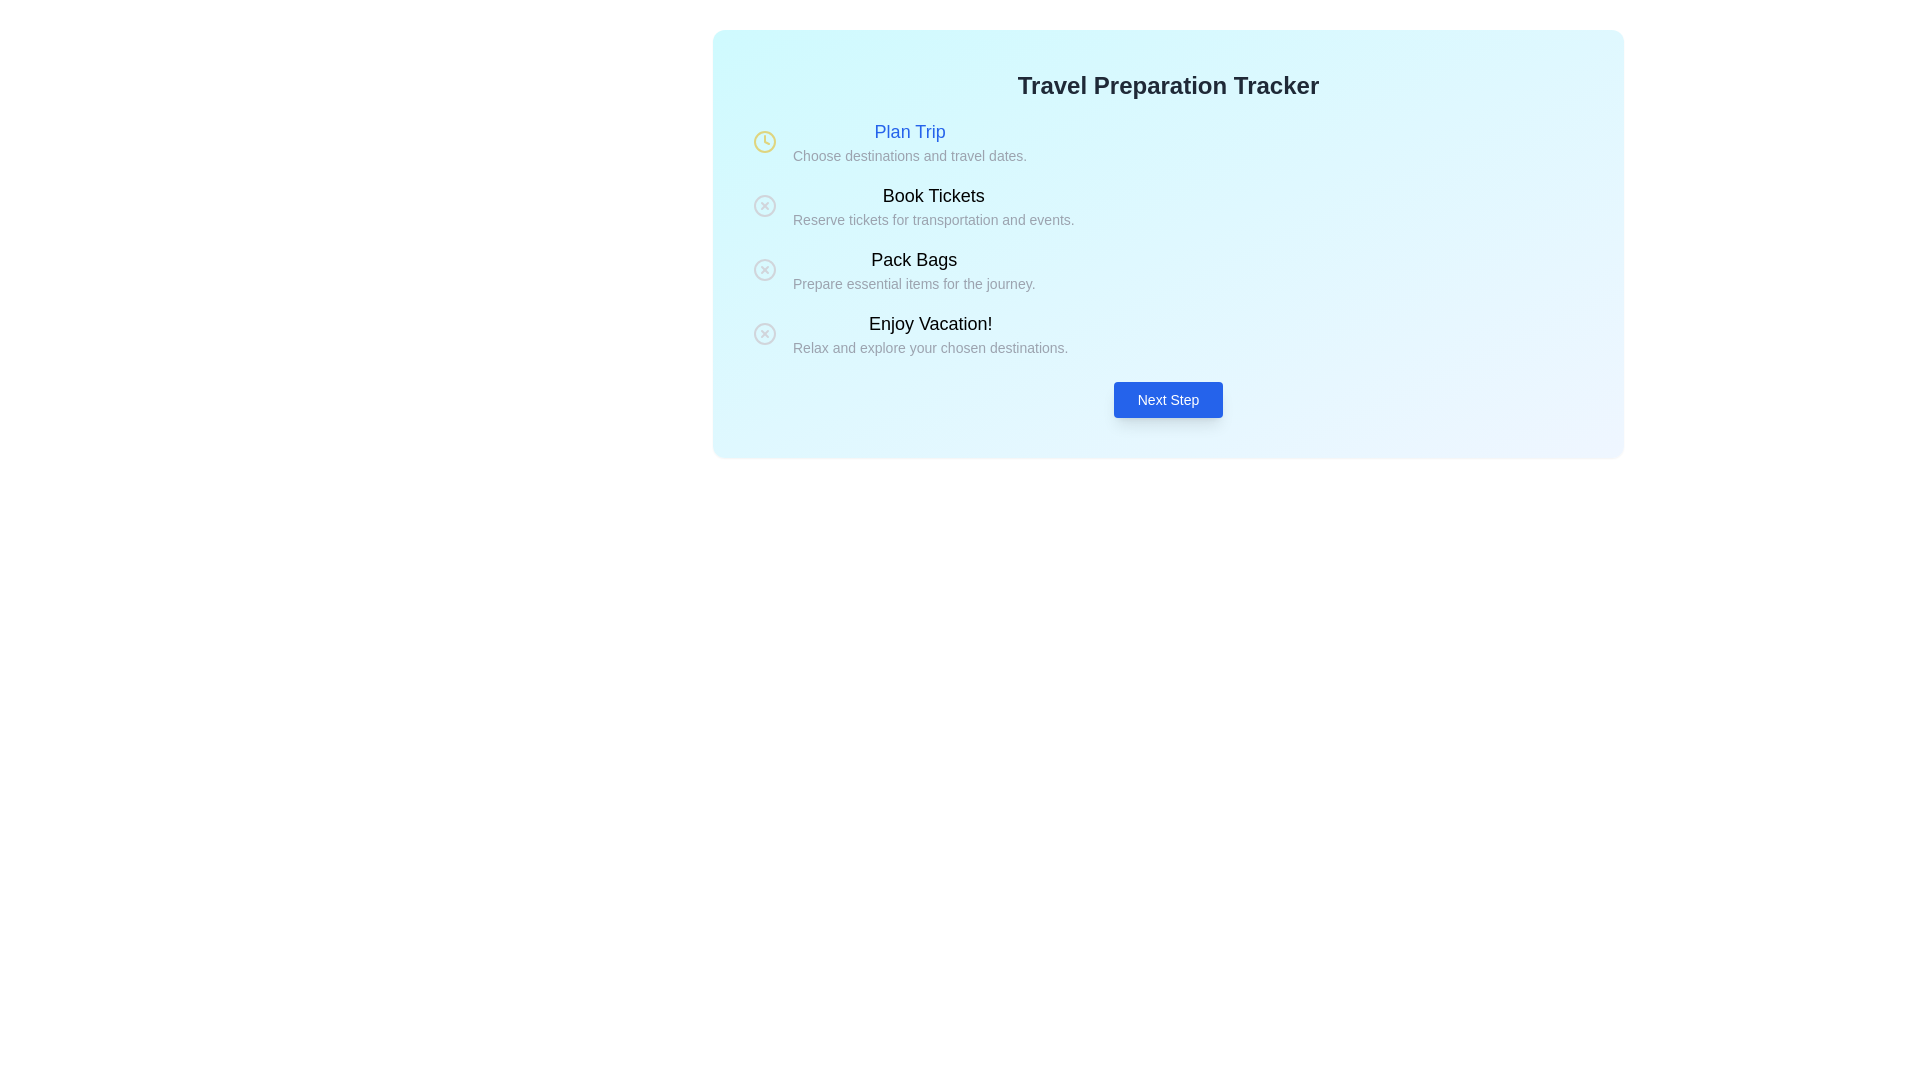 Image resolution: width=1920 pixels, height=1080 pixels. What do you see at coordinates (929, 333) in the screenshot?
I see `the fourth item in the vertical sequence of labeled steps within the procedural list, which contains a header and descriptive subtitle` at bounding box center [929, 333].